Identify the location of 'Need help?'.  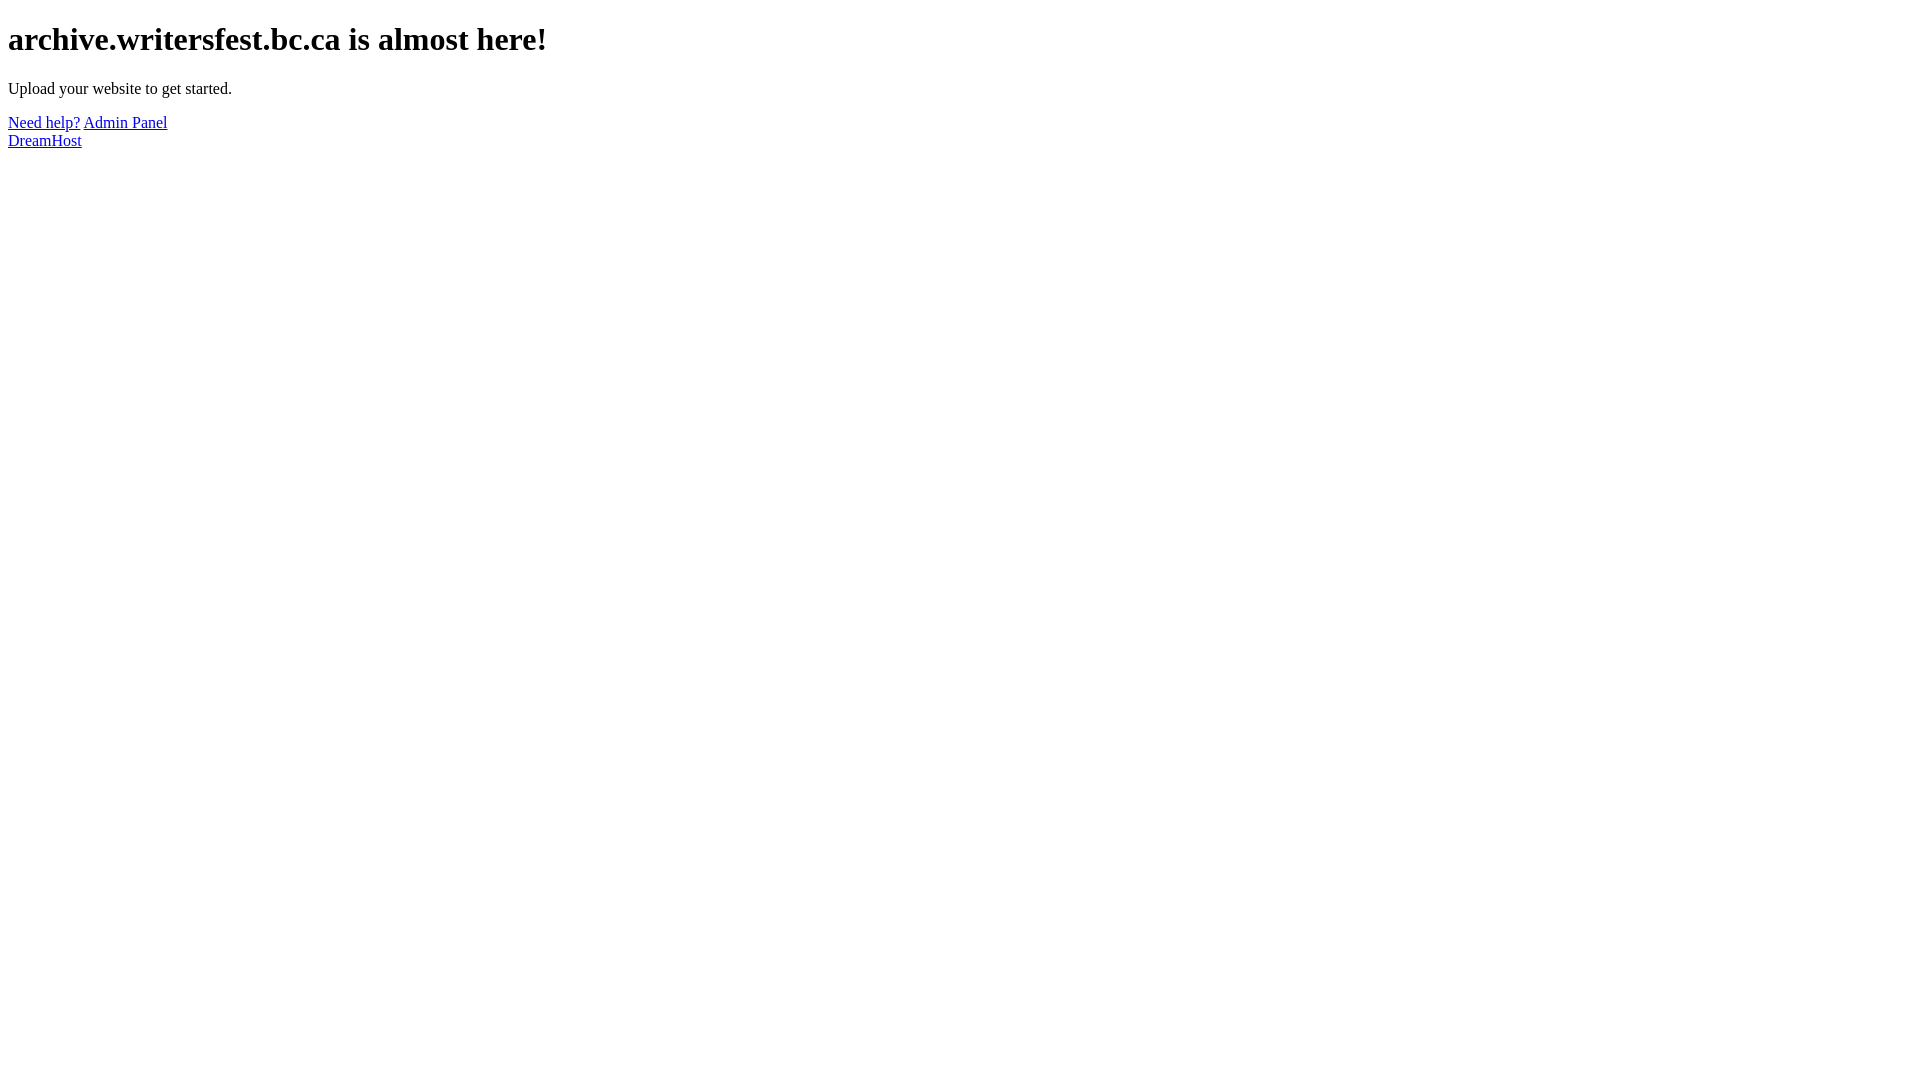
(8, 122).